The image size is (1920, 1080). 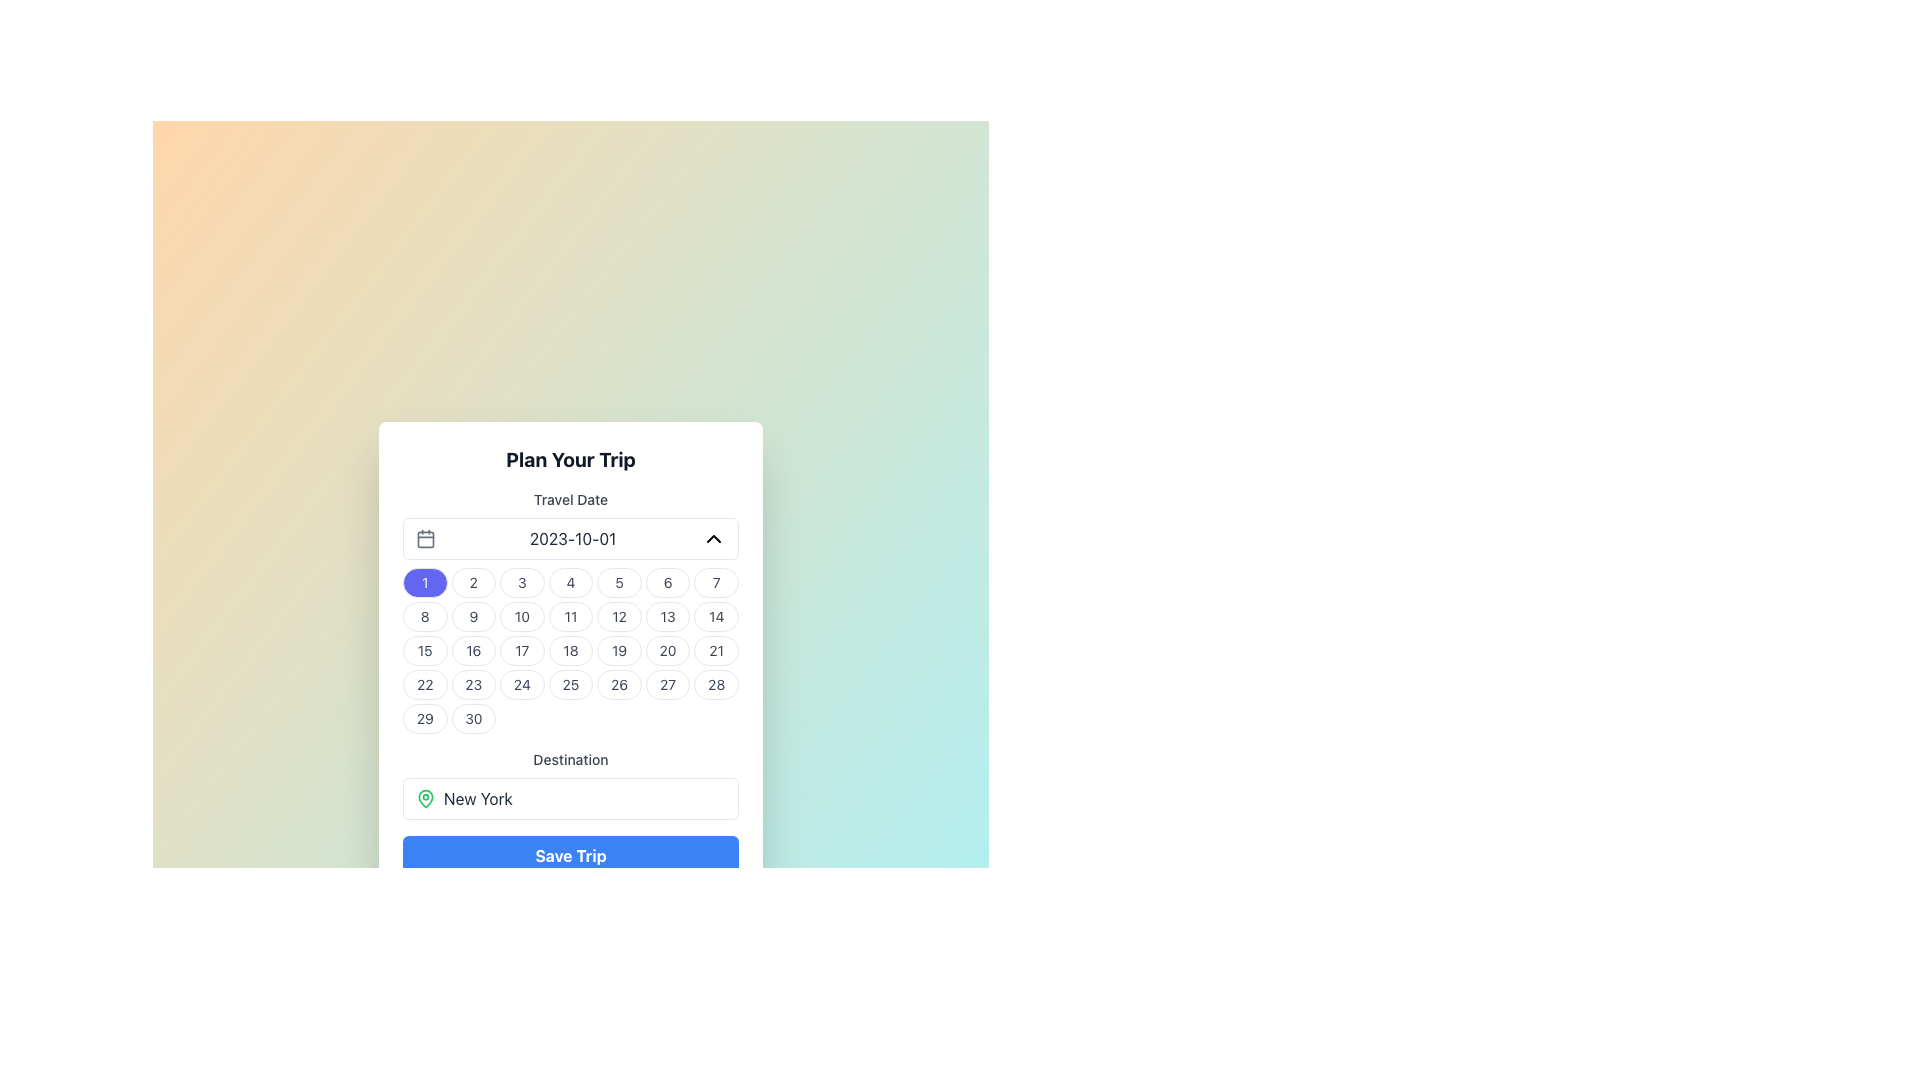 What do you see at coordinates (716, 651) in the screenshot?
I see `the interactive button for selecting the date '21' in the calendar grid layout by moving the cursor to its center point` at bounding box center [716, 651].